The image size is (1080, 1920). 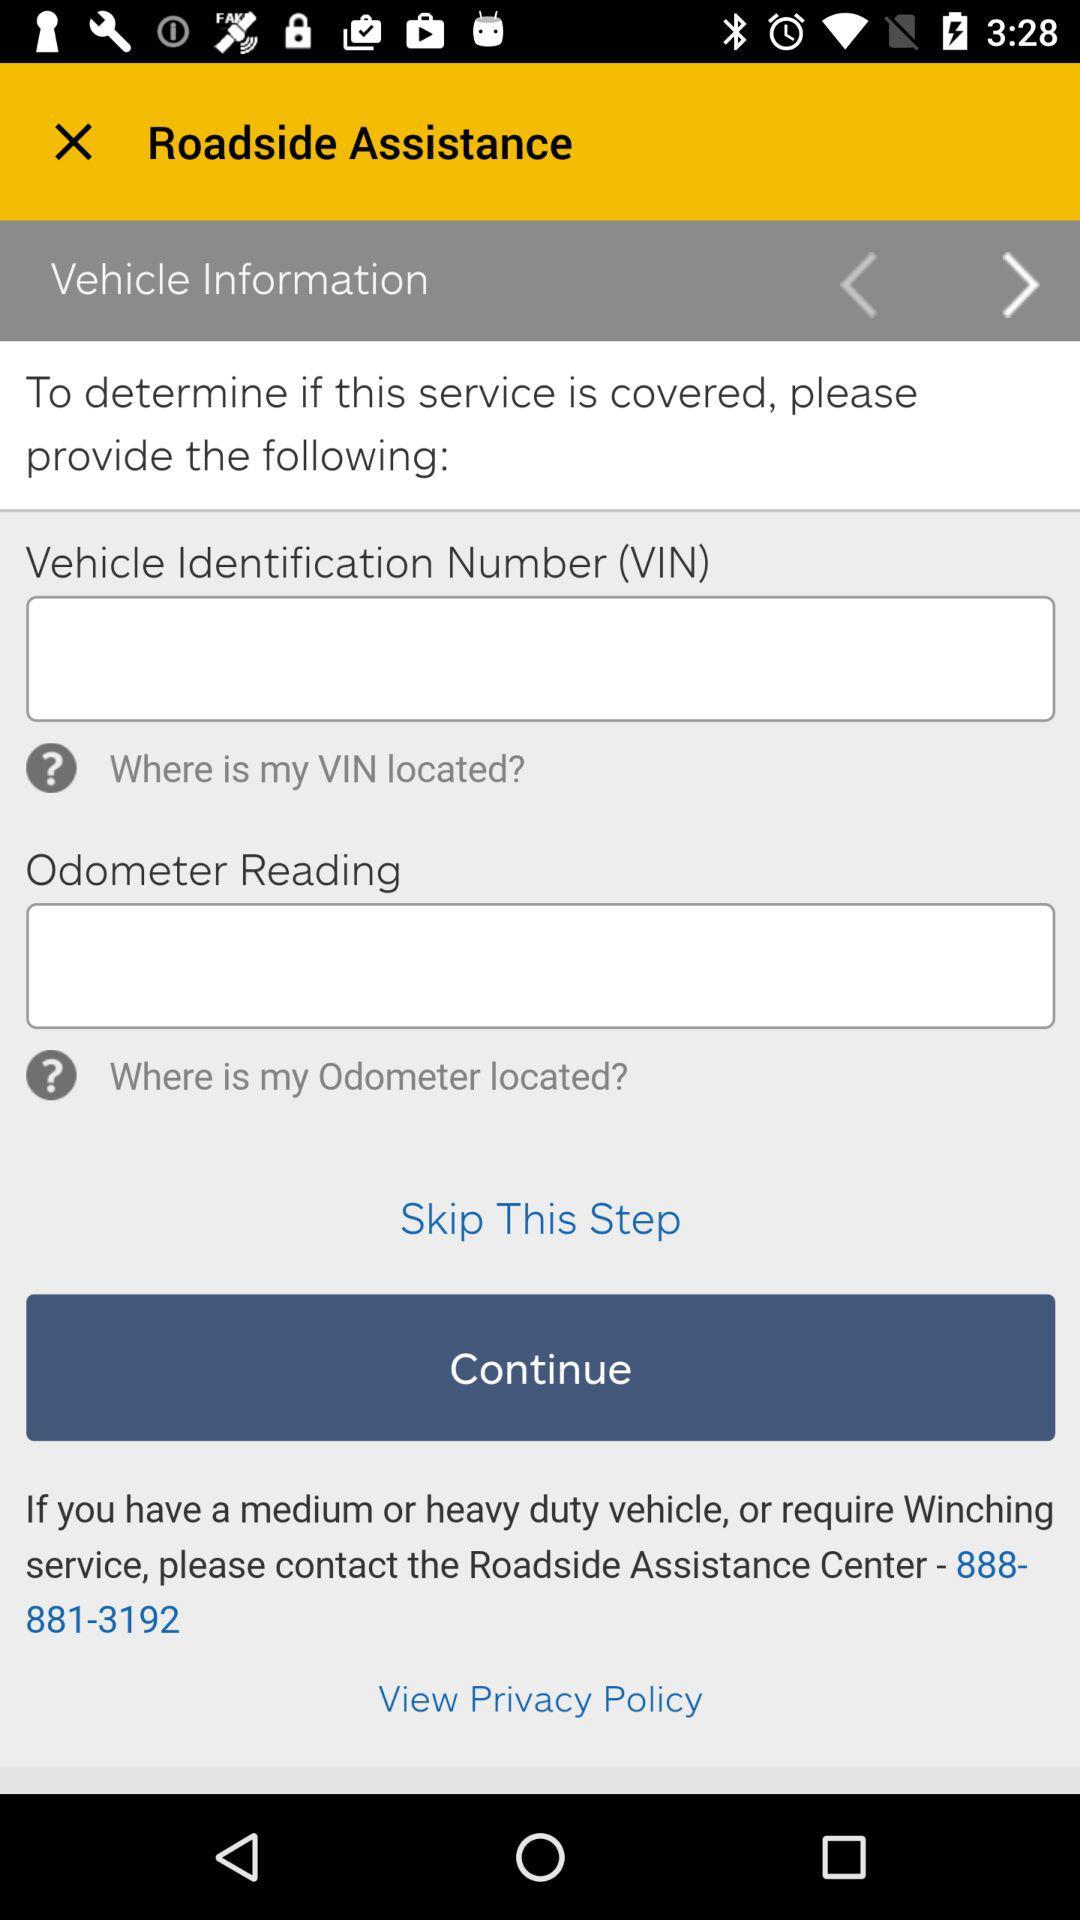 I want to click on vehicle information, so click(x=540, y=993).